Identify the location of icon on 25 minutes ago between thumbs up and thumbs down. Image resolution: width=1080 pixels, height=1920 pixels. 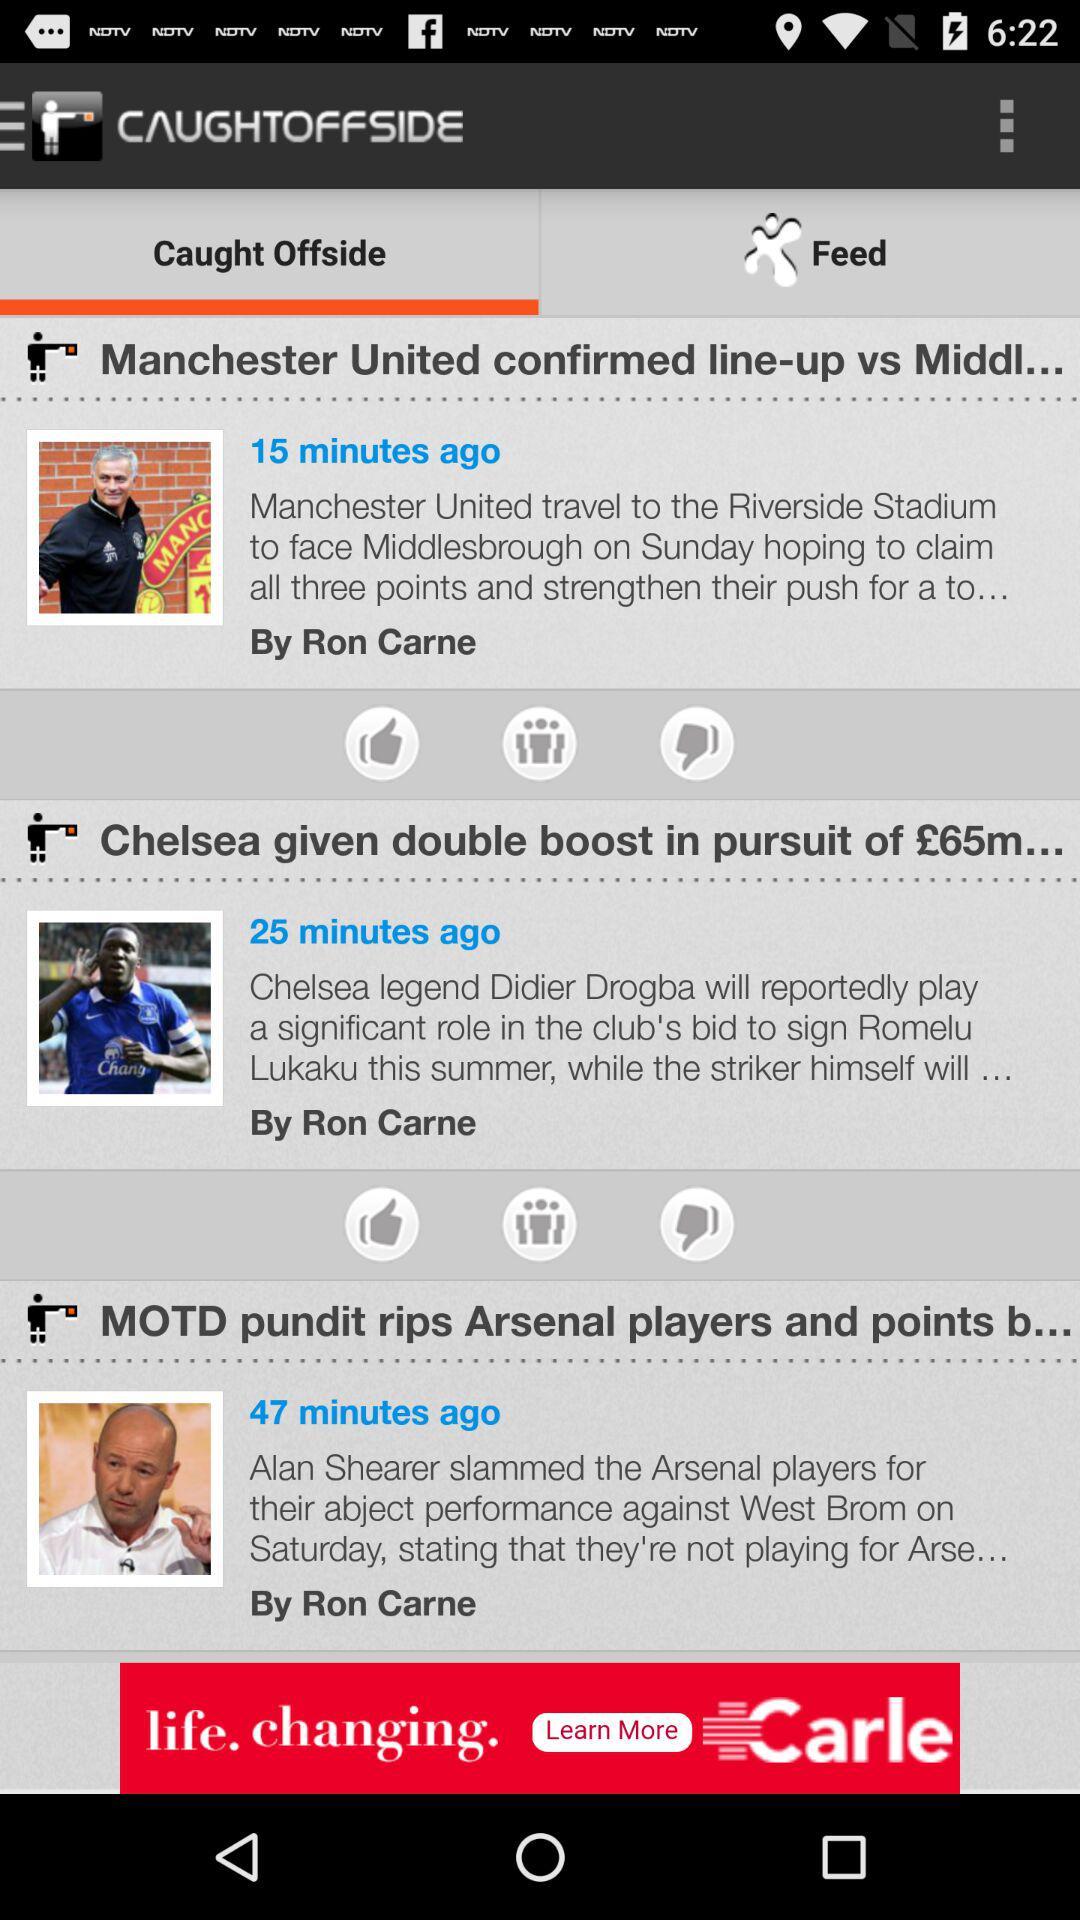
(538, 1223).